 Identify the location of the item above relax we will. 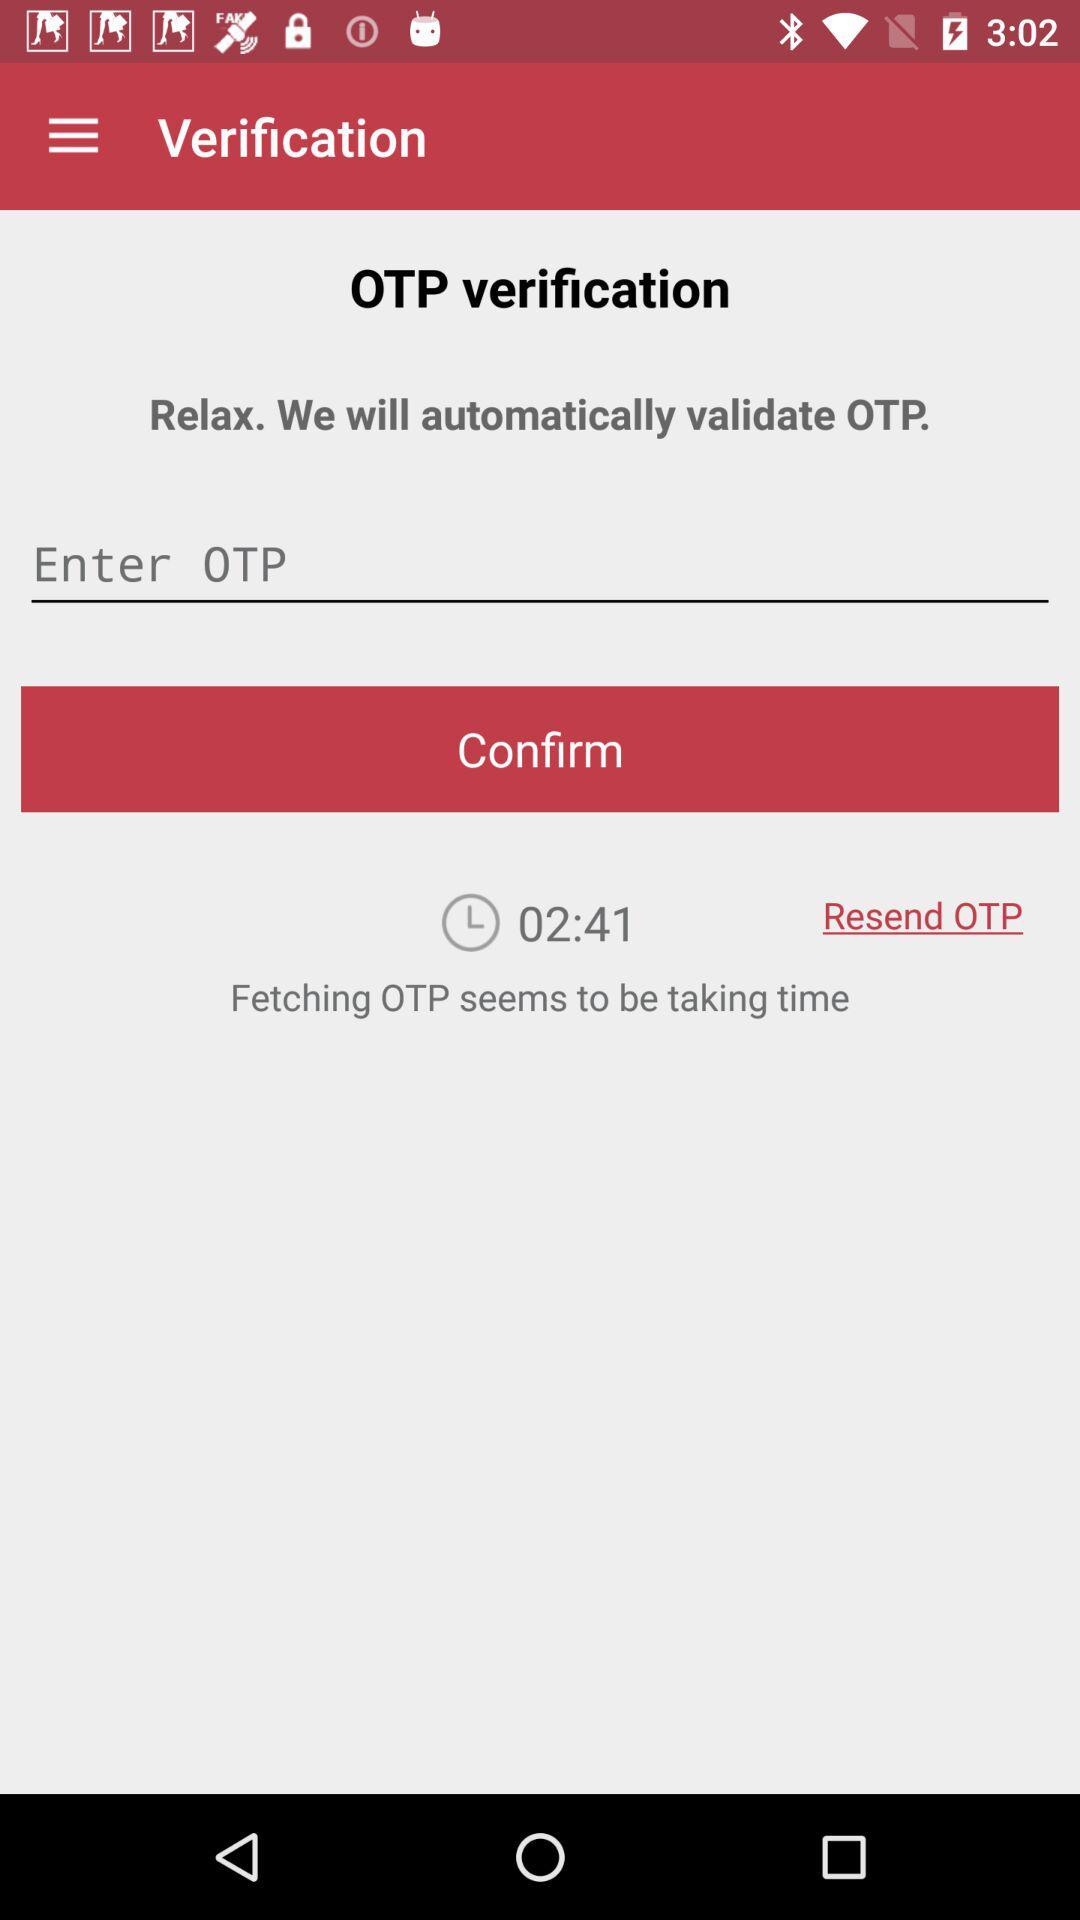
(72, 135).